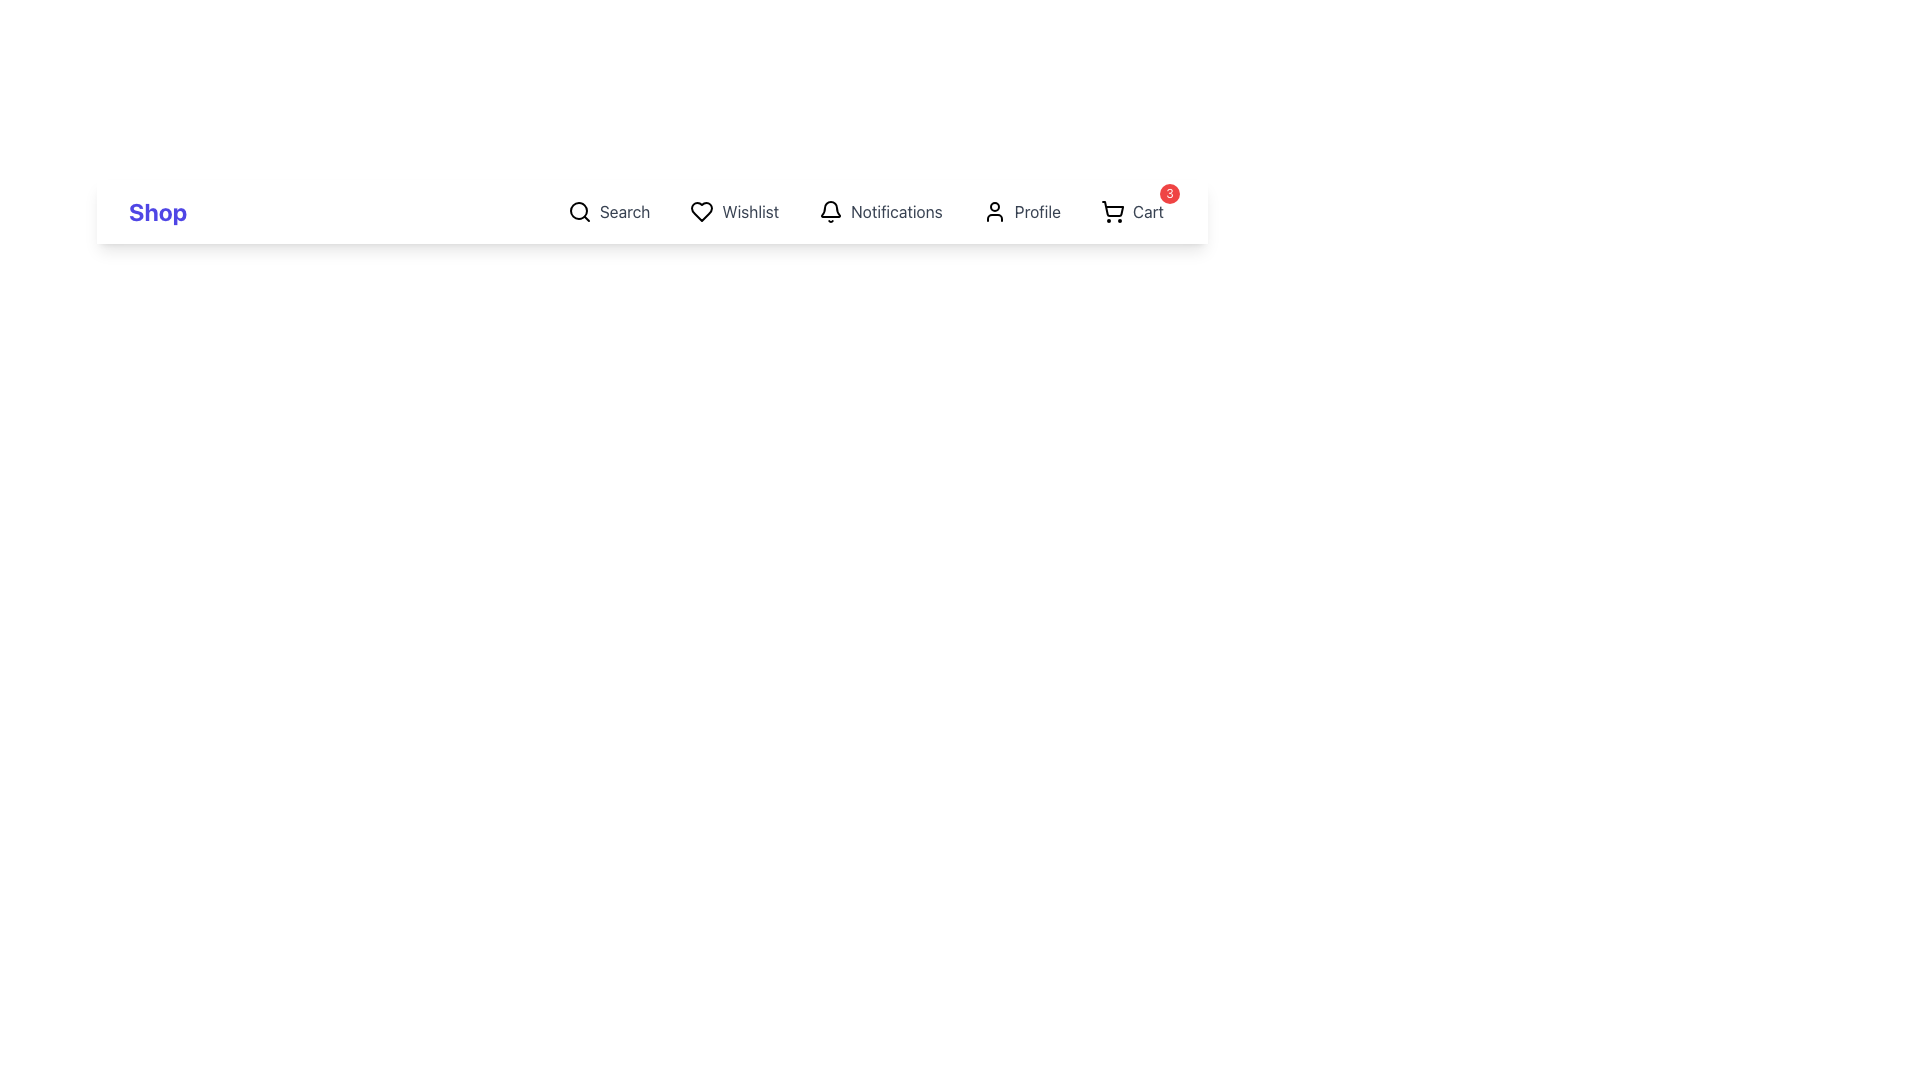  What do you see at coordinates (831, 212) in the screenshot?
I see `the bell icon in the notifications section of the navigation bar` at bounding box center [831, 212].